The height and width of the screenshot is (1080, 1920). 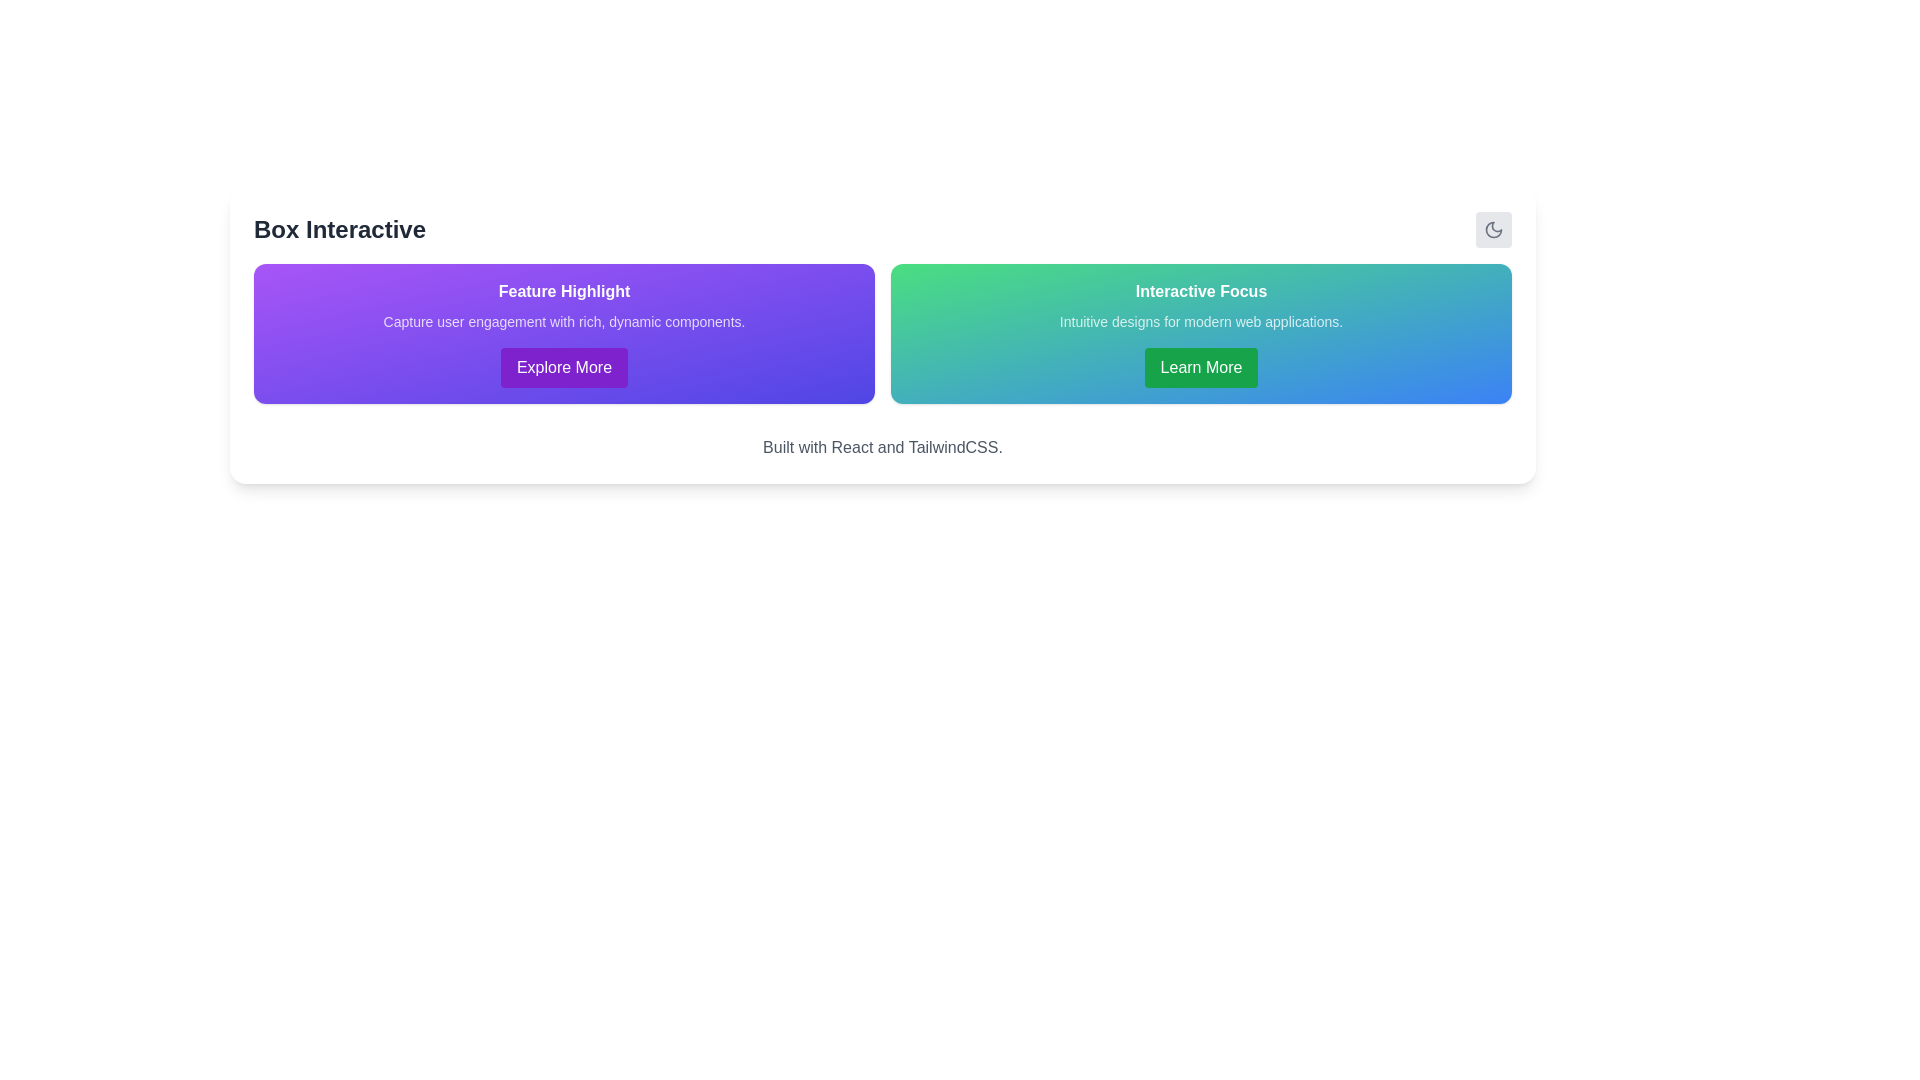 What do you see at coordinates (1200, 367) in the screenshot?
I see `the button that provides additional information related to 'Interactive Focus'` at bounding box center [1200, 367].